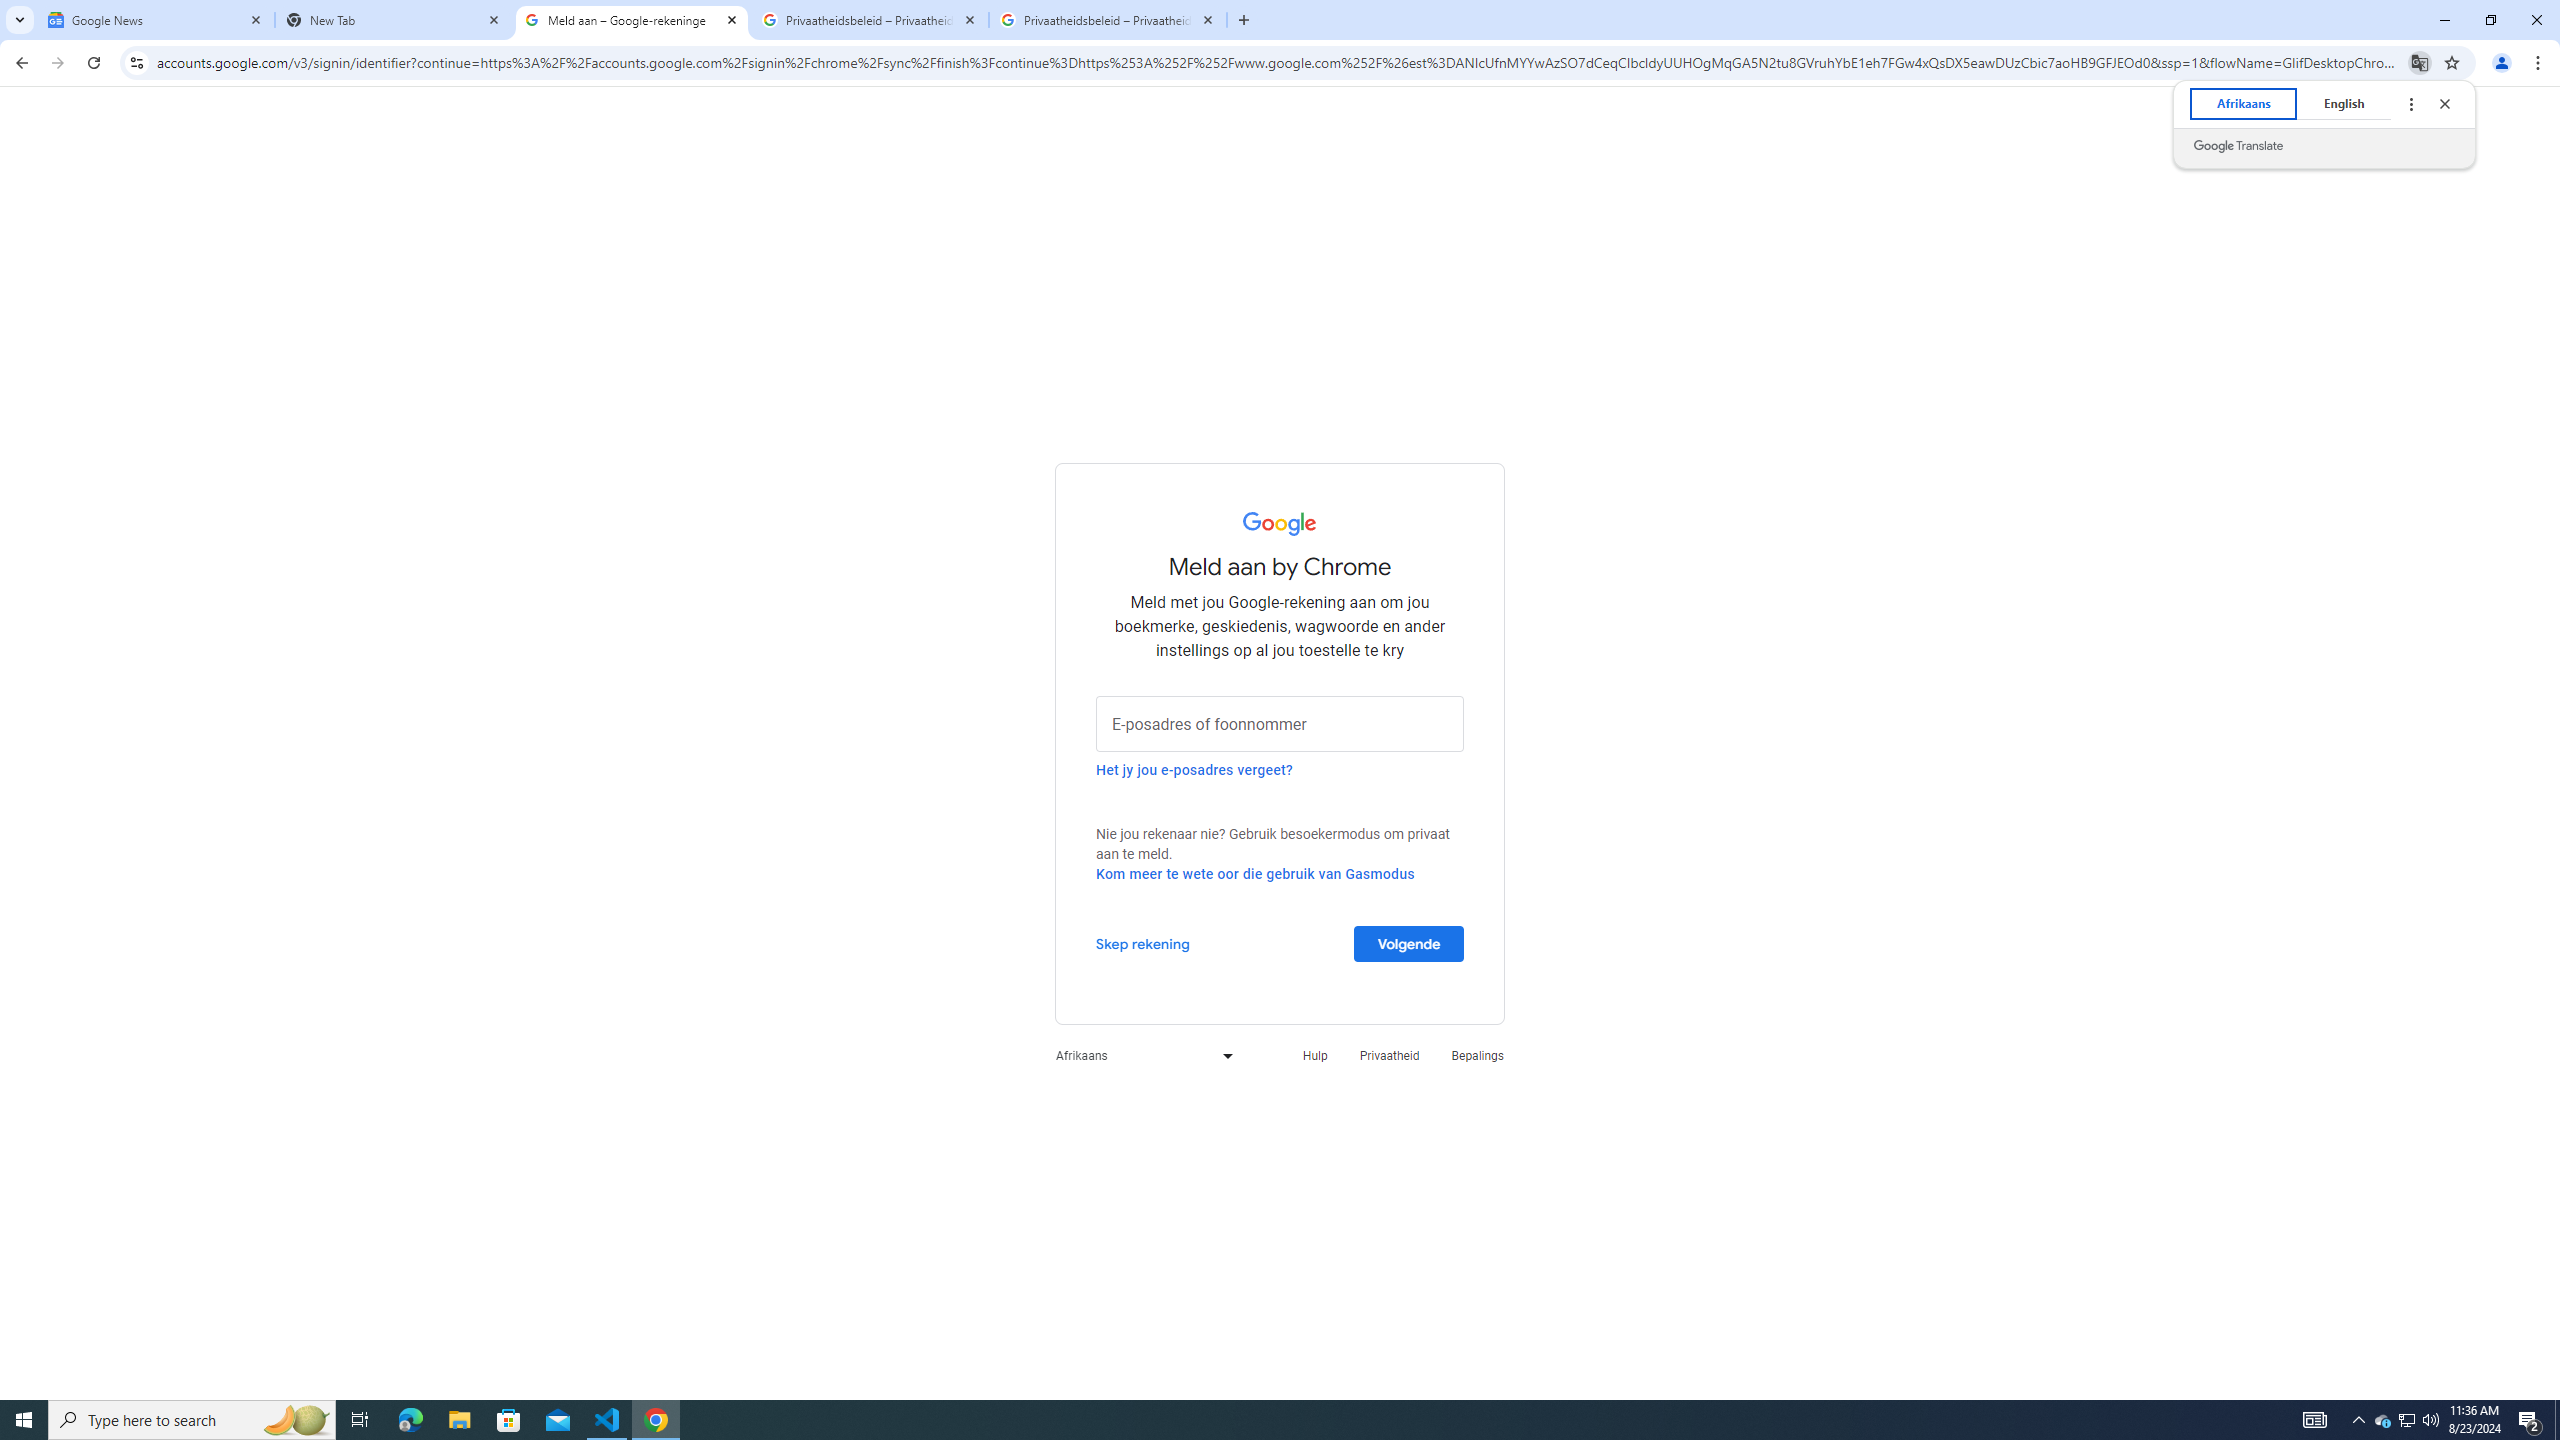  Describe the element at coordinates (2359, 1418) in the screenshot. I see `'Notification Chevron'` at that location.